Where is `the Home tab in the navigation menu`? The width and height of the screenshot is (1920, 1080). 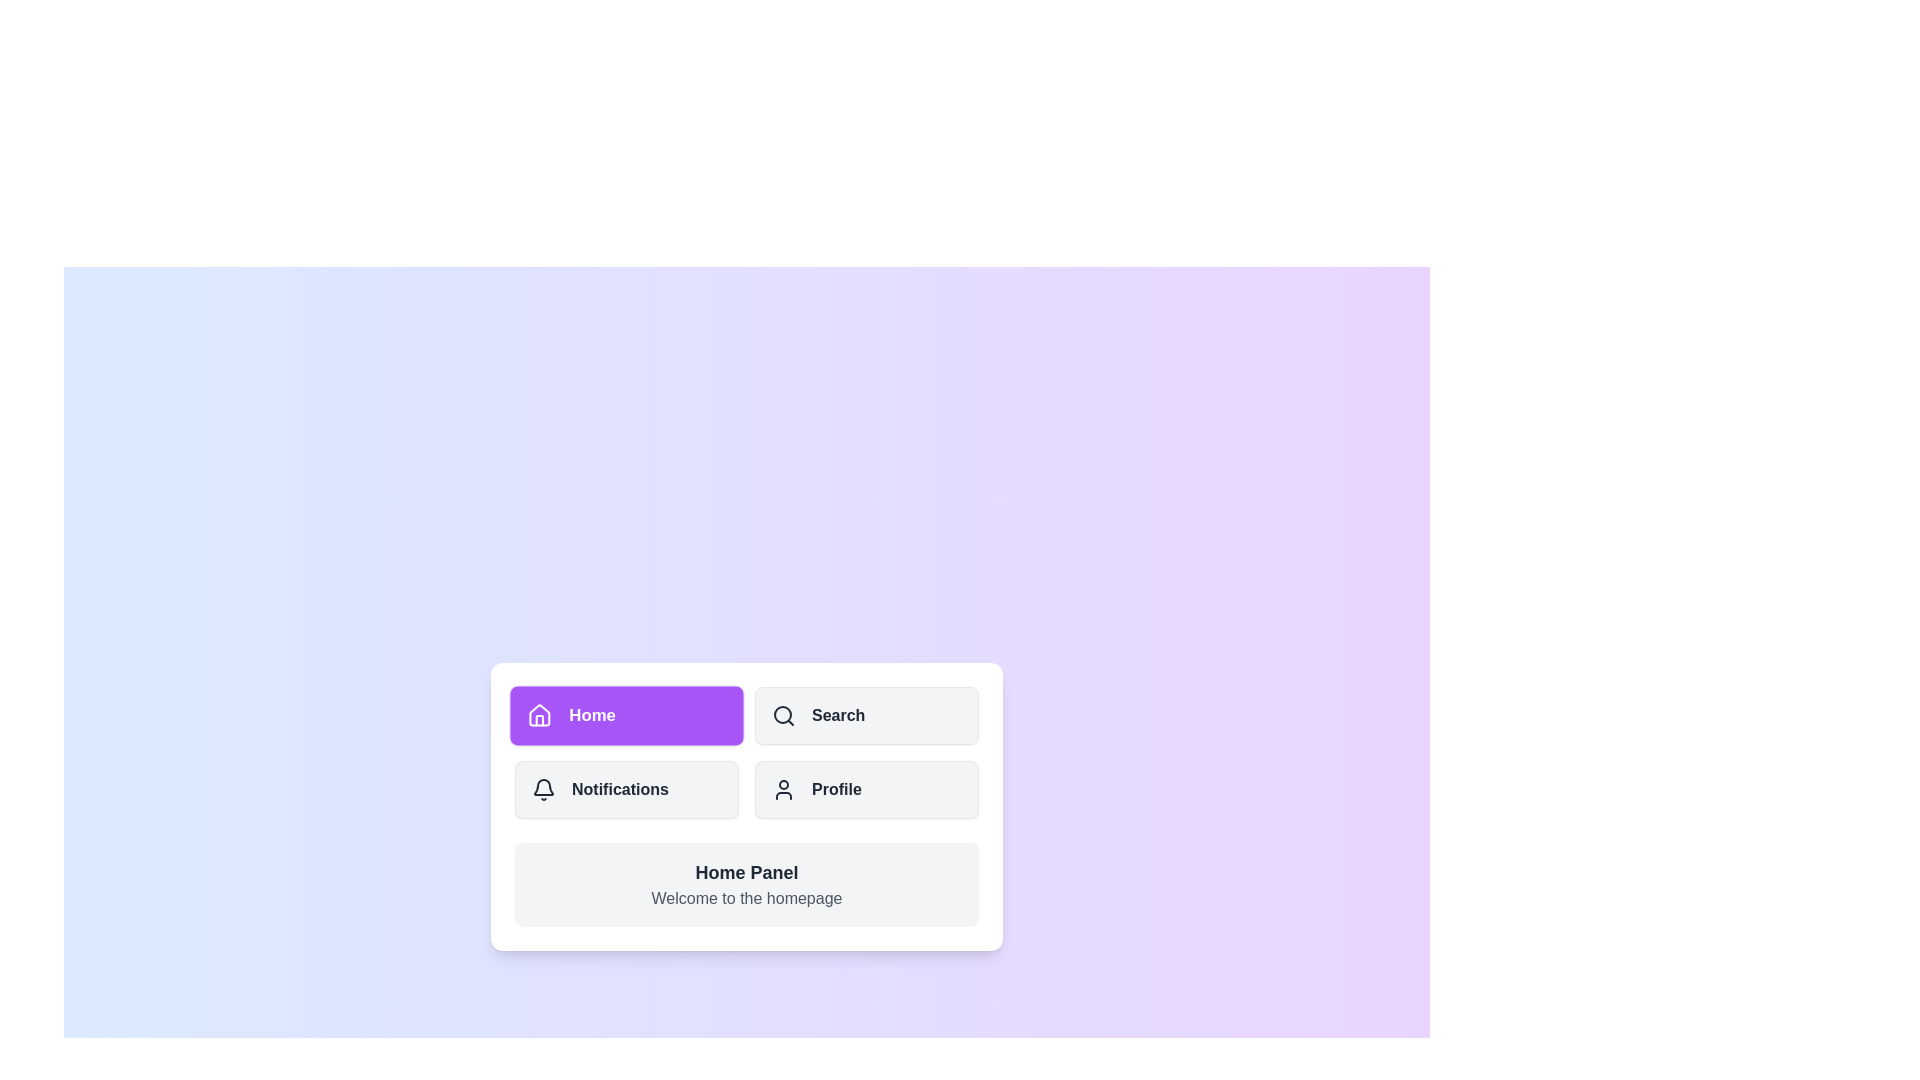
the Home tab in the navigation menu is located at coordinates (626, 715).